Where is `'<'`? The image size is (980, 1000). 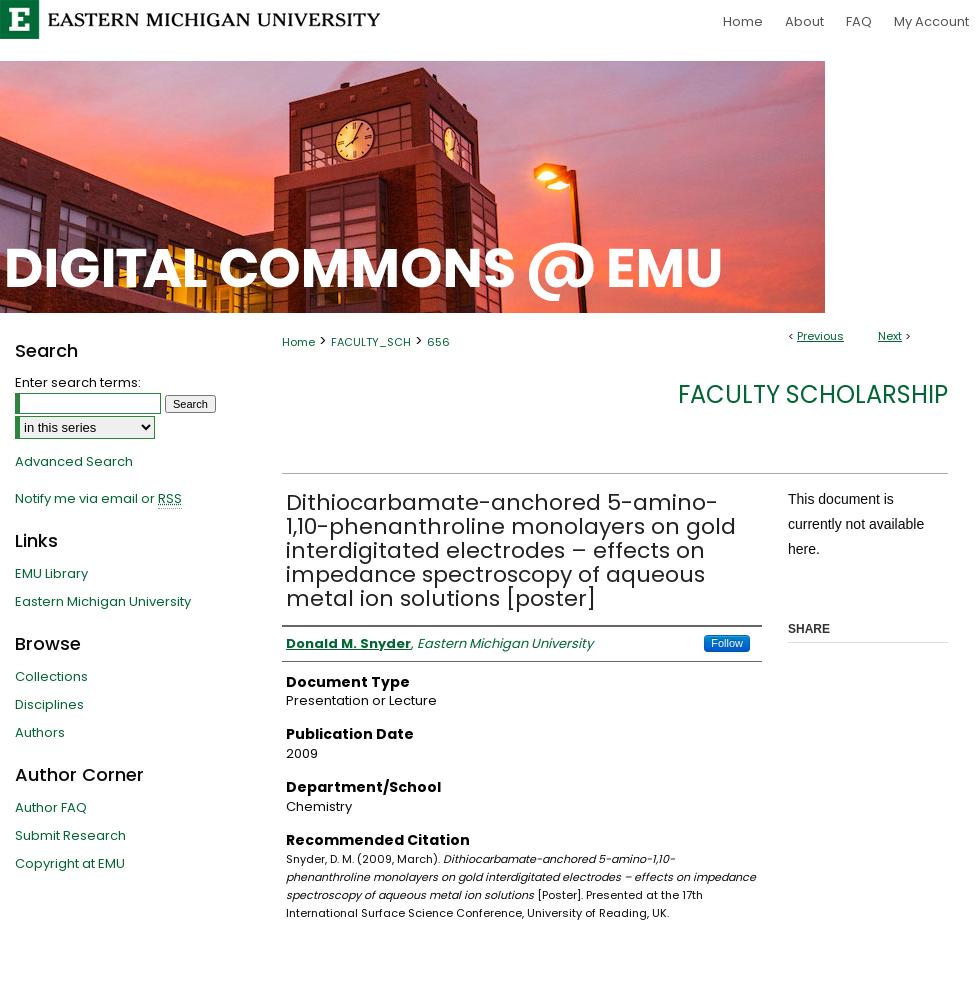 '<' is located at coordinates (792, 335).